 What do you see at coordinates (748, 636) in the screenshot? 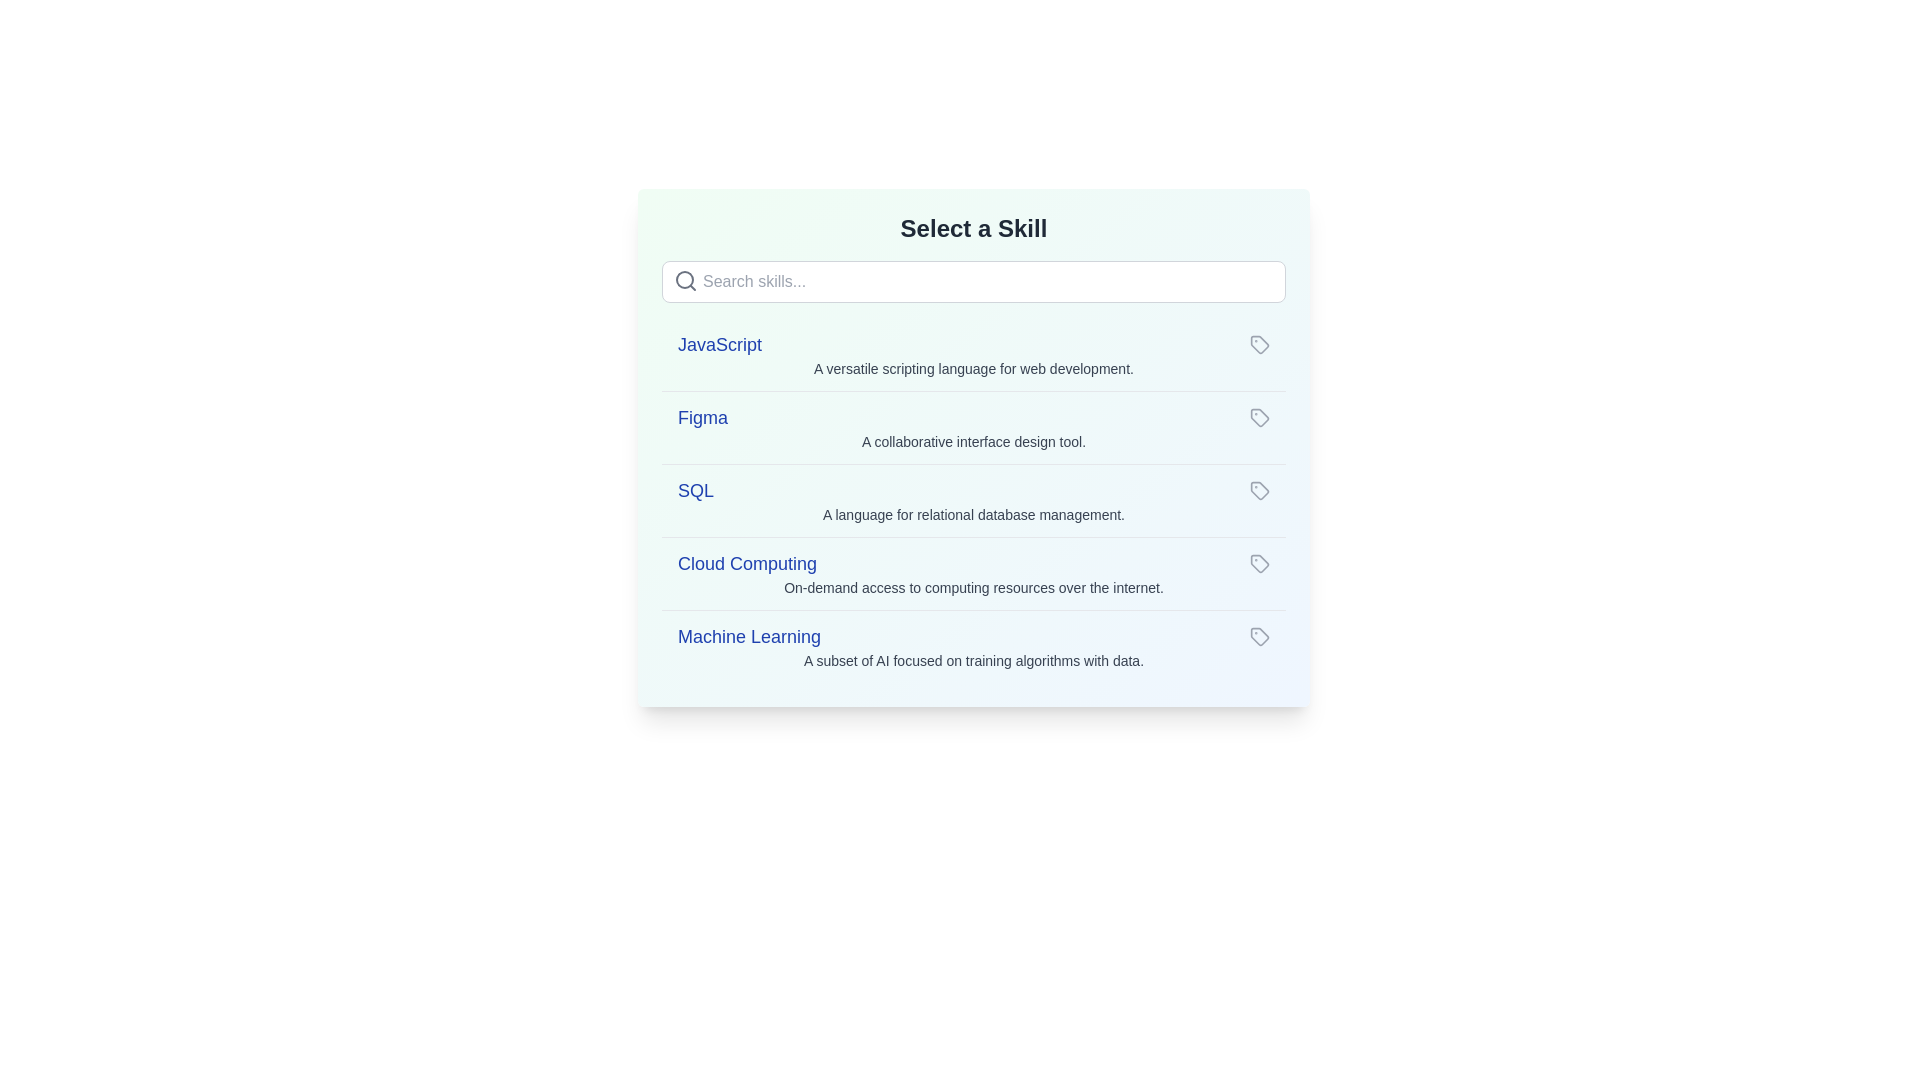
I see `the text element displaying 'Machine Learning' in blue` at bounding box center [748, 636].